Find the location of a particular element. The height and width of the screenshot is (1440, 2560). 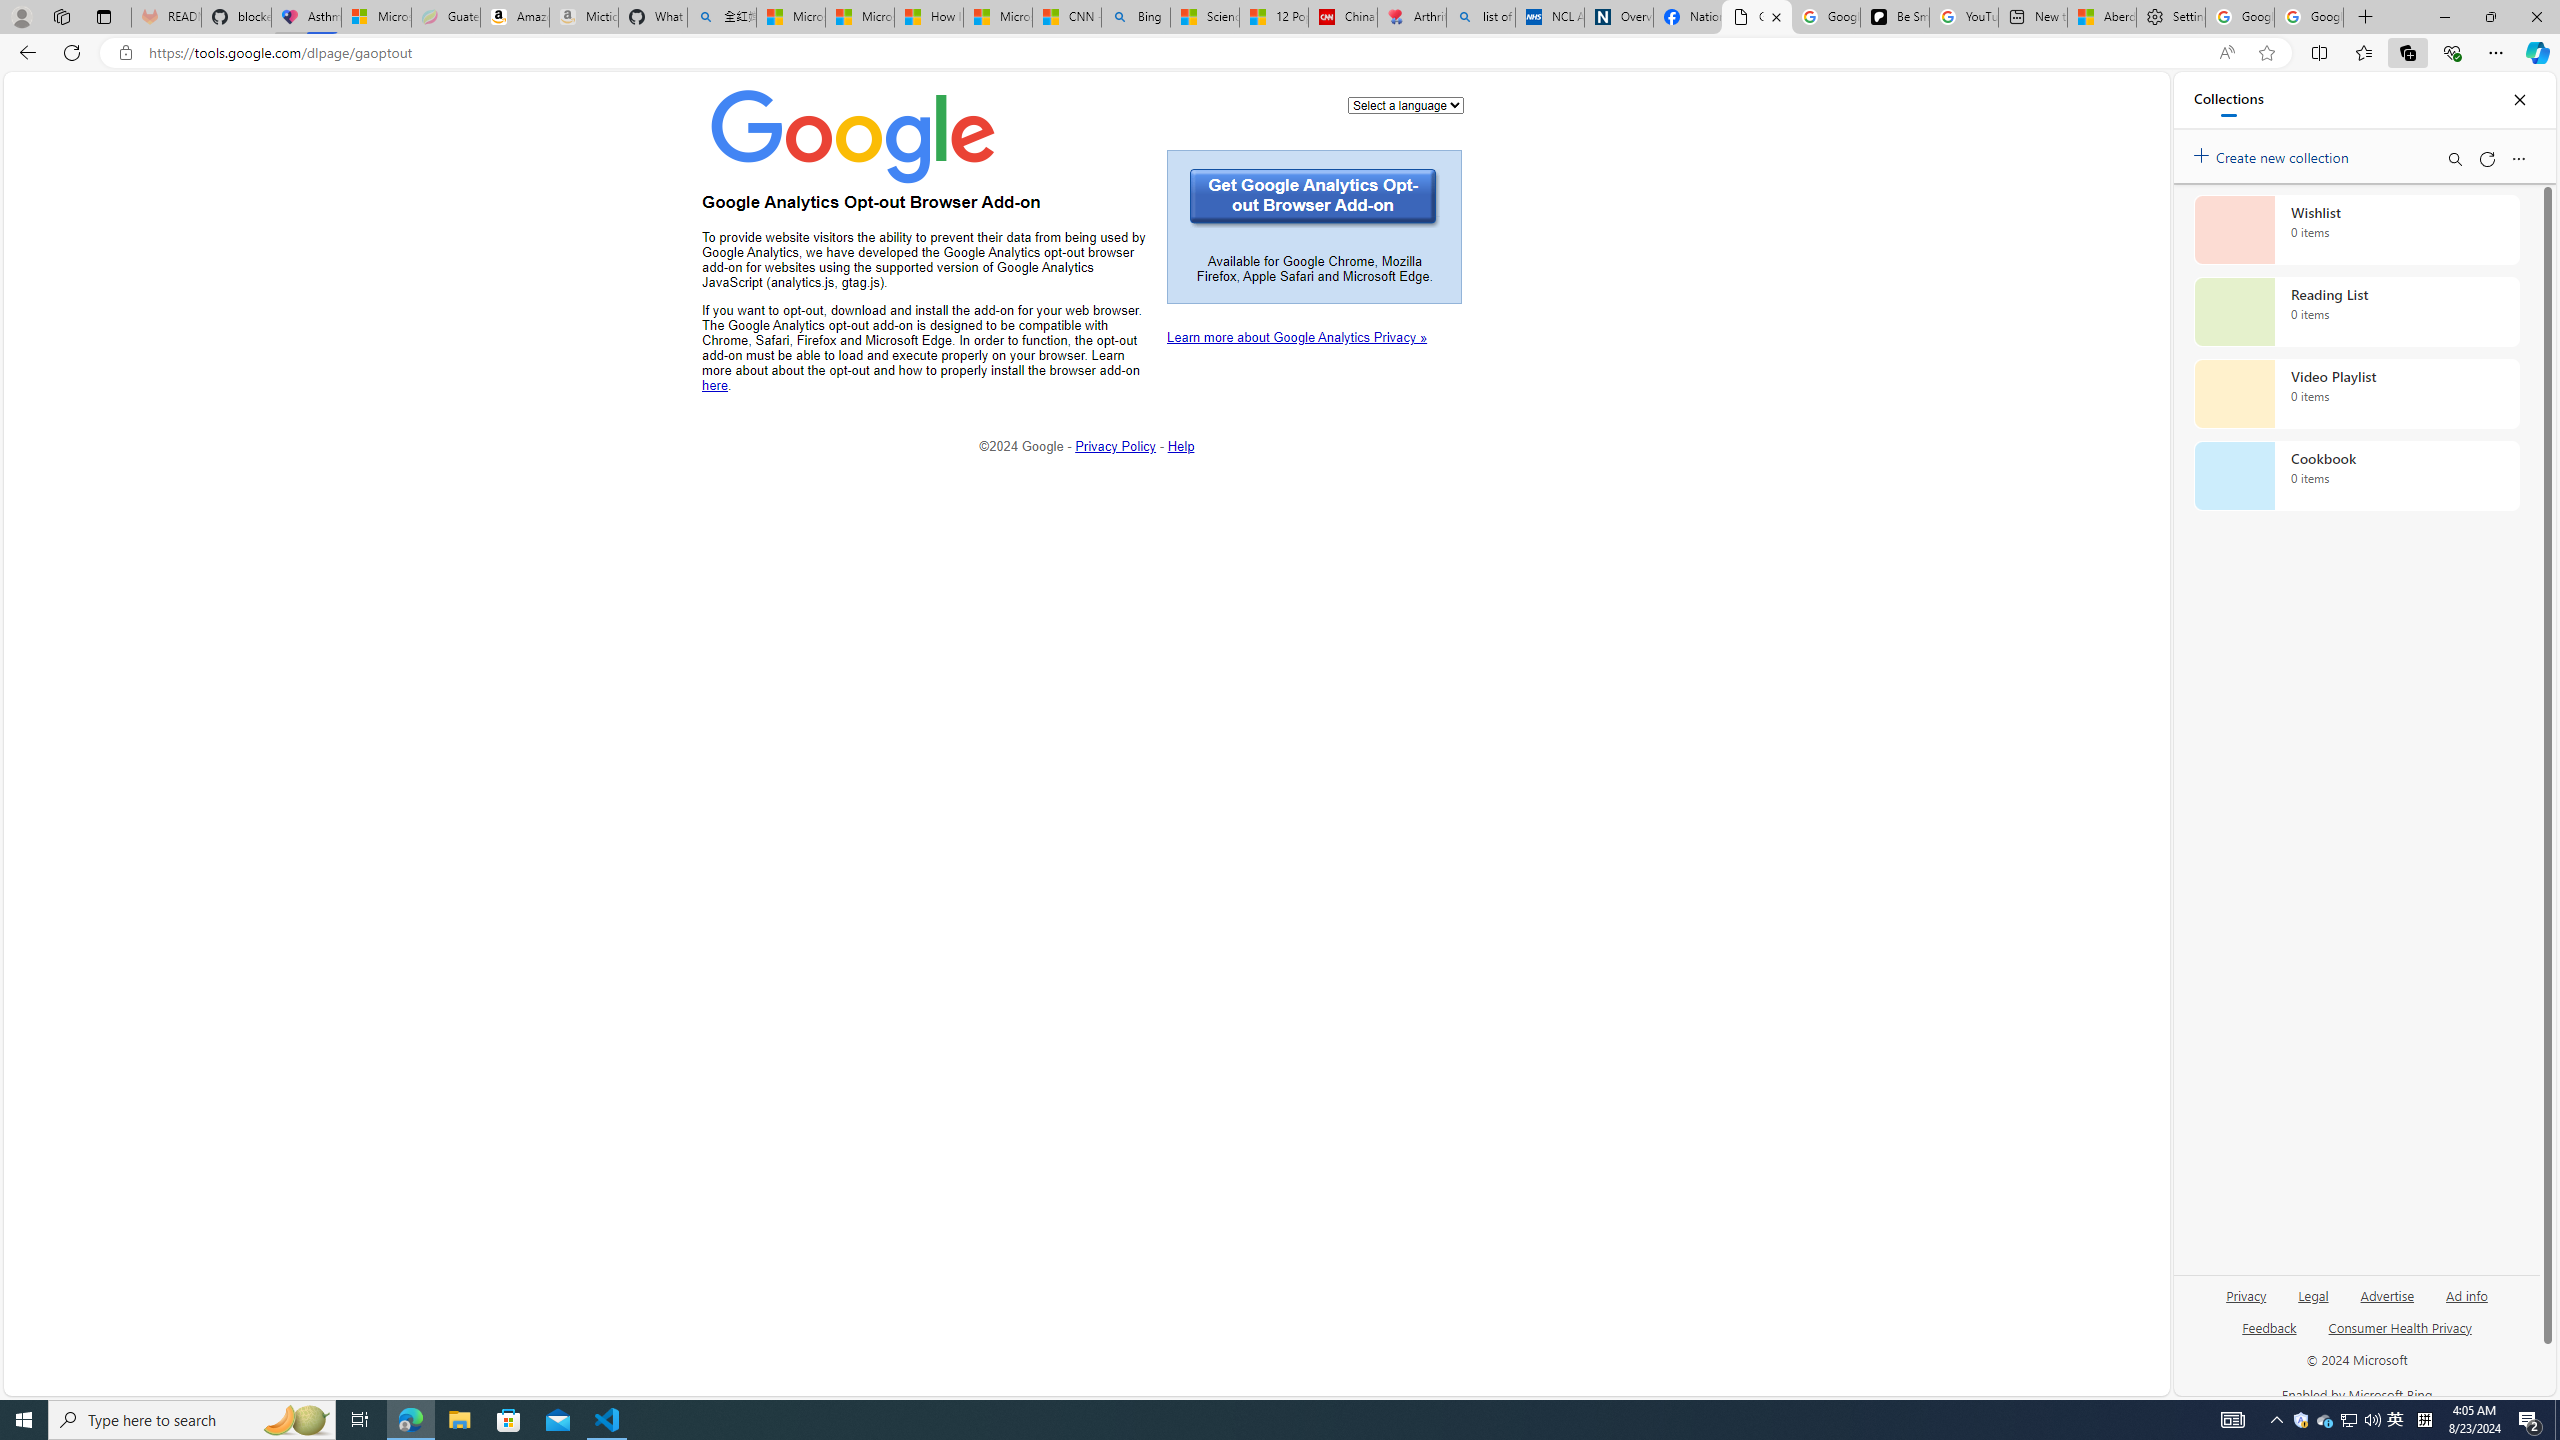

'Legal' is located at coordinates (2314, 1294).